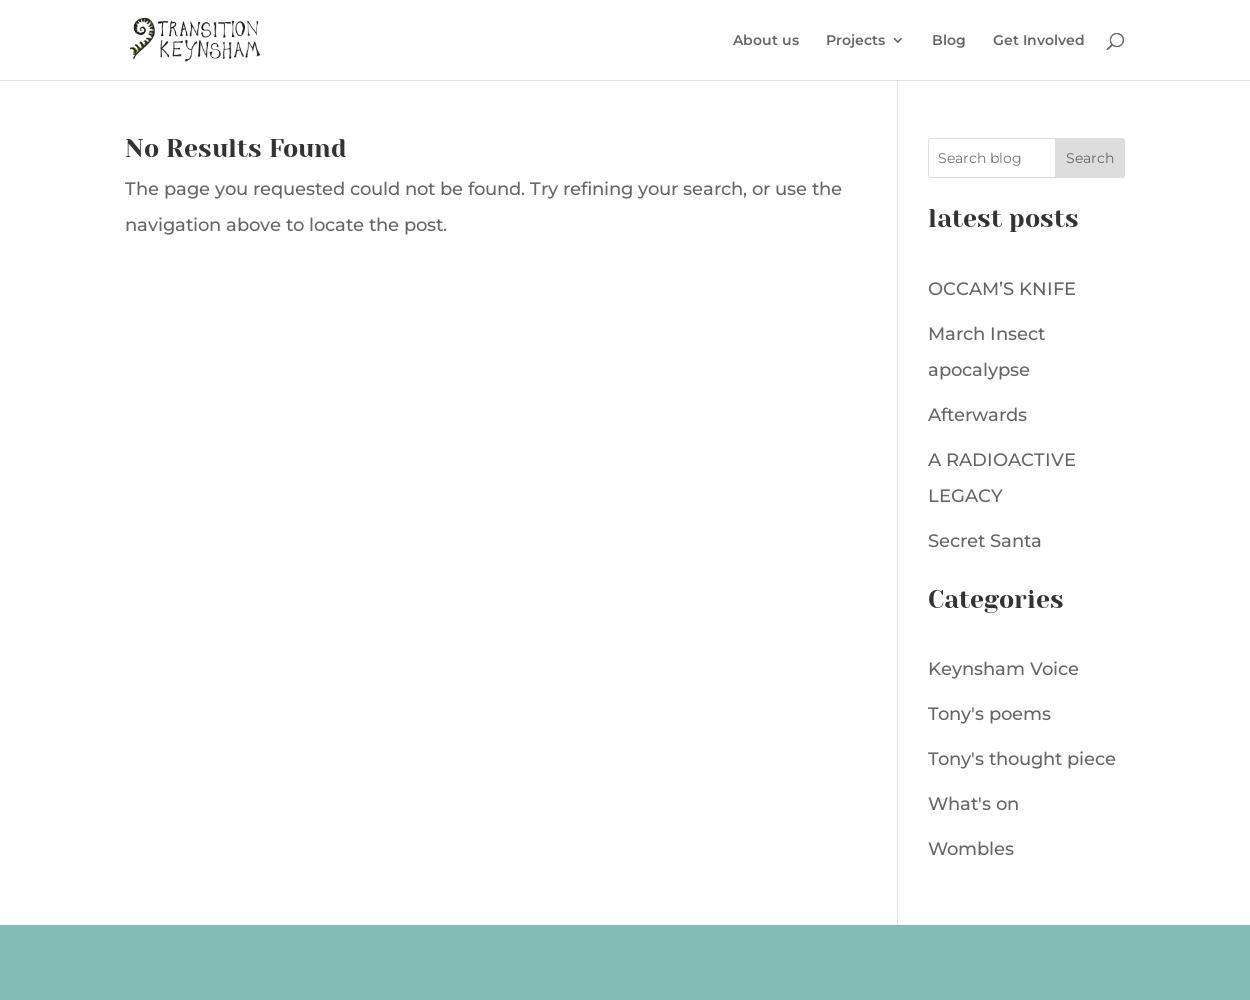 The width and height of the screenshot is (1250, 1000). What do you see at coordinates (1002, 669) in the screenshot?
I see `'Keynsham Voice'` at bounding box center [1002, 669].